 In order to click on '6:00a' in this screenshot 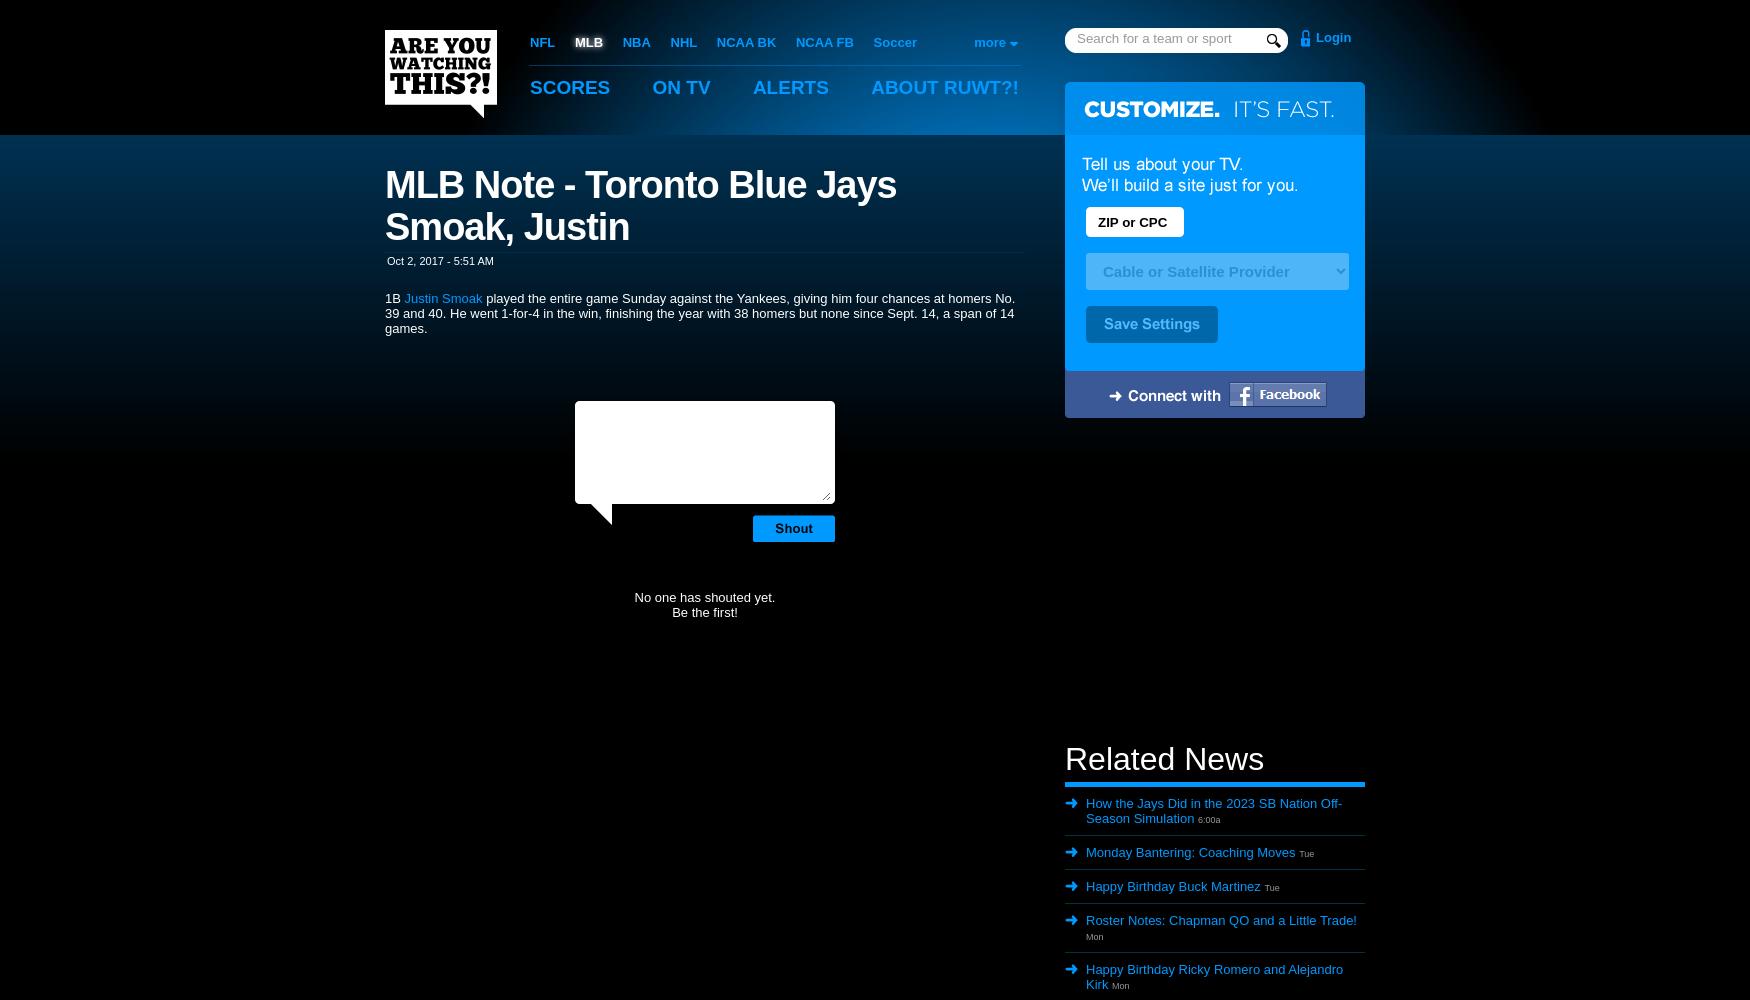, I will do `click(1209, 819)`.